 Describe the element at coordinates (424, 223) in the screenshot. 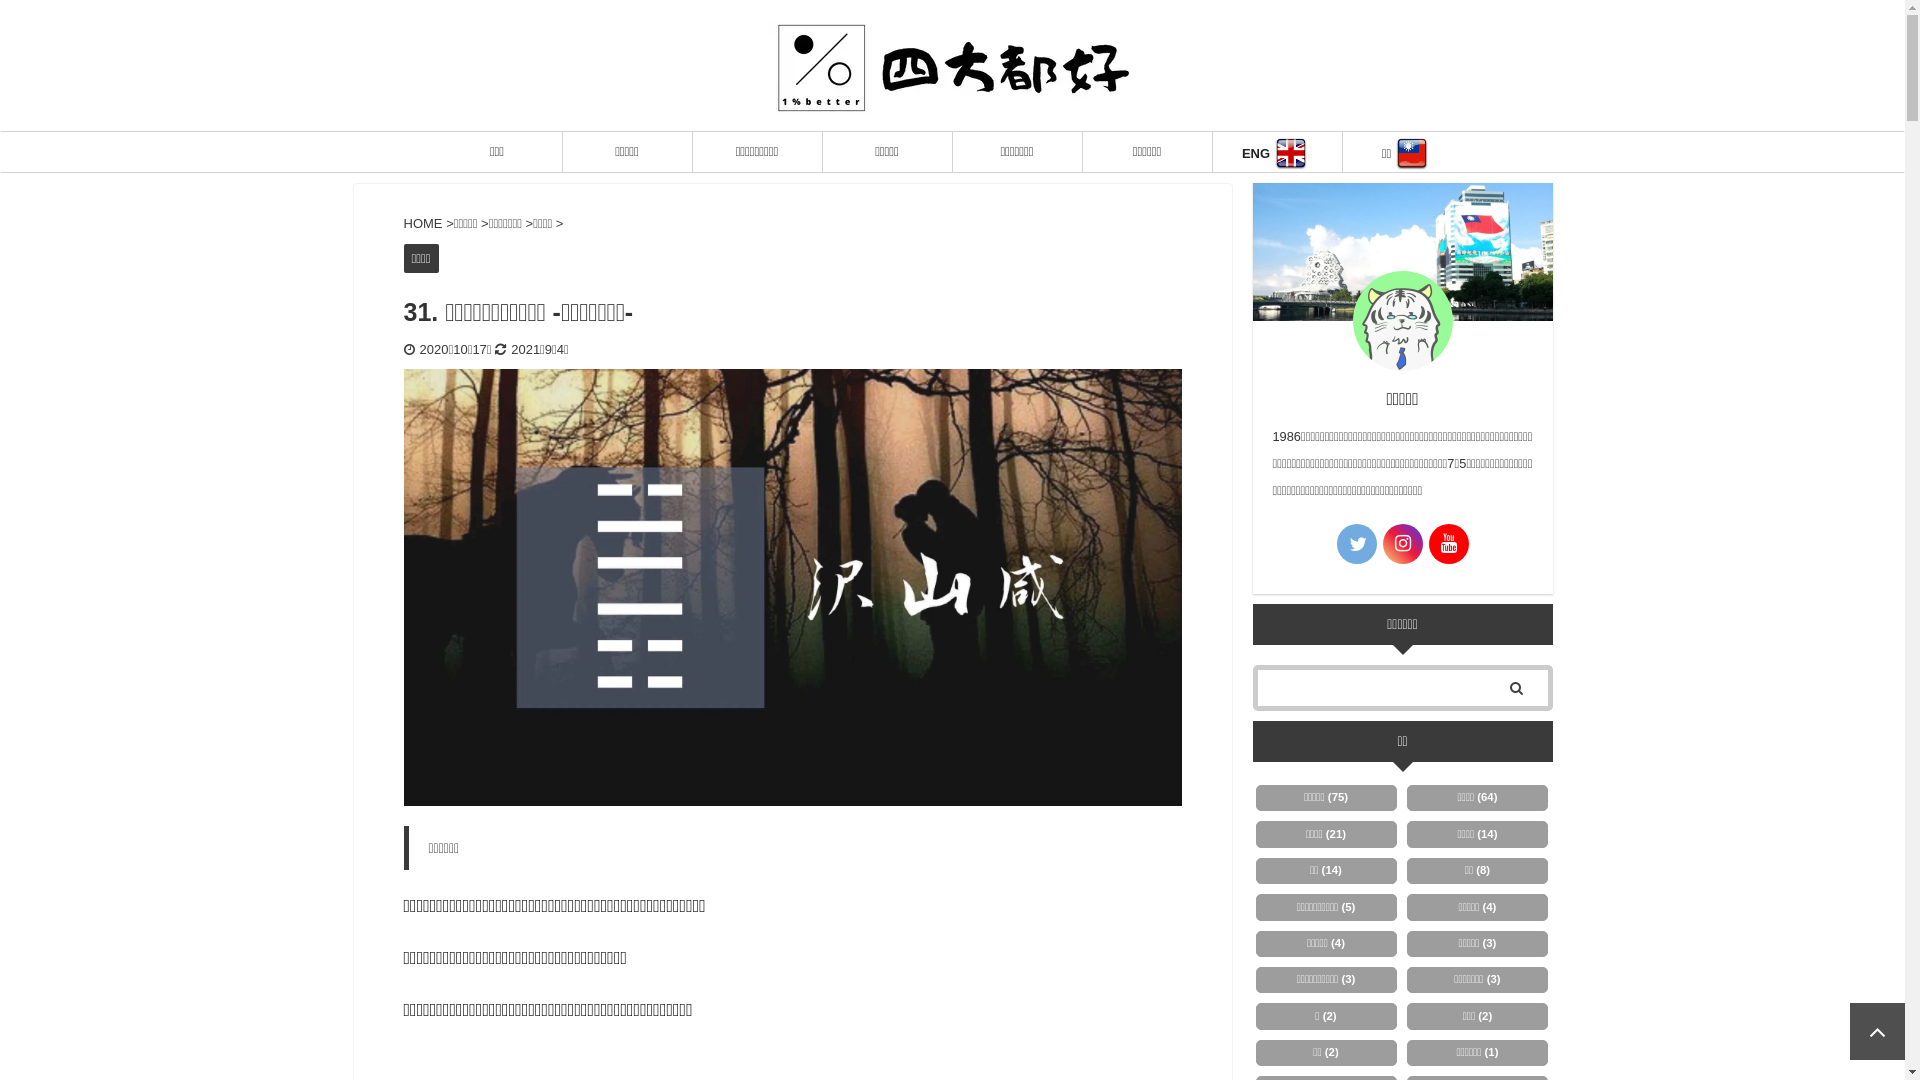

I see `'HOME'` at that location.